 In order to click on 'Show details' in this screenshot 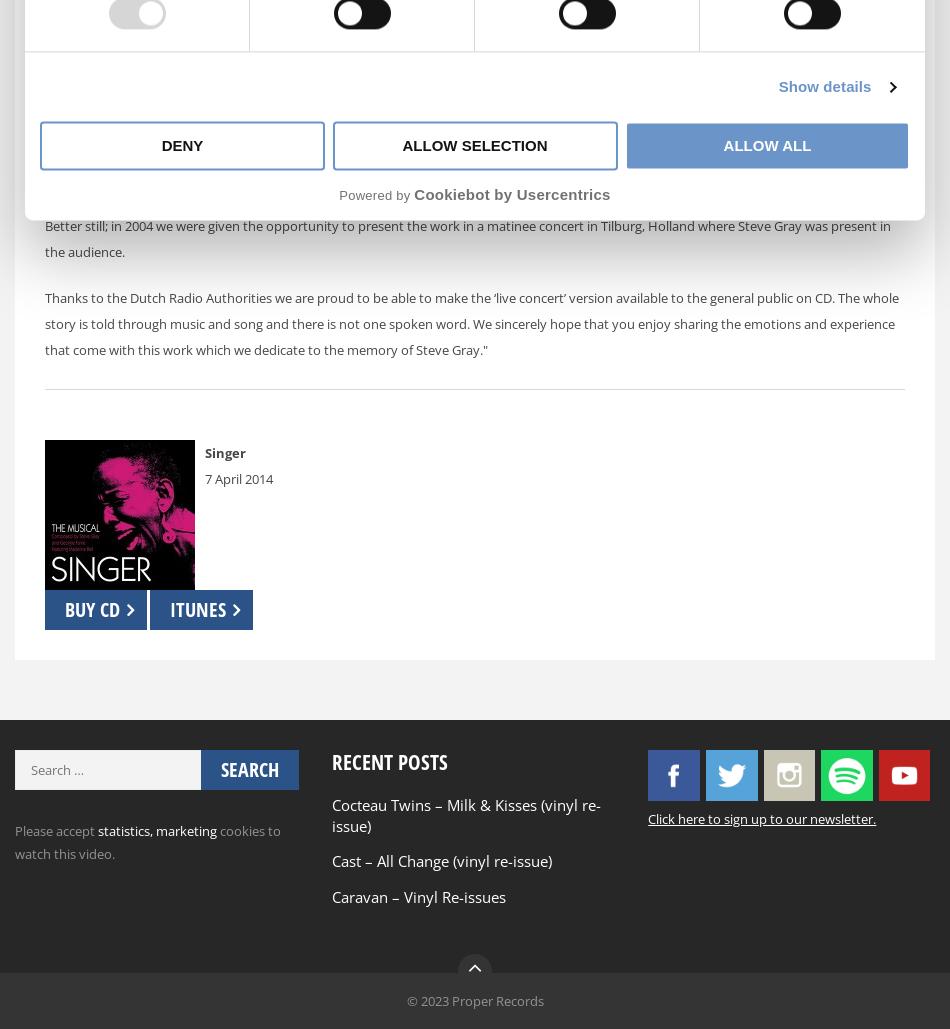, I will do `click(823, 85)`.